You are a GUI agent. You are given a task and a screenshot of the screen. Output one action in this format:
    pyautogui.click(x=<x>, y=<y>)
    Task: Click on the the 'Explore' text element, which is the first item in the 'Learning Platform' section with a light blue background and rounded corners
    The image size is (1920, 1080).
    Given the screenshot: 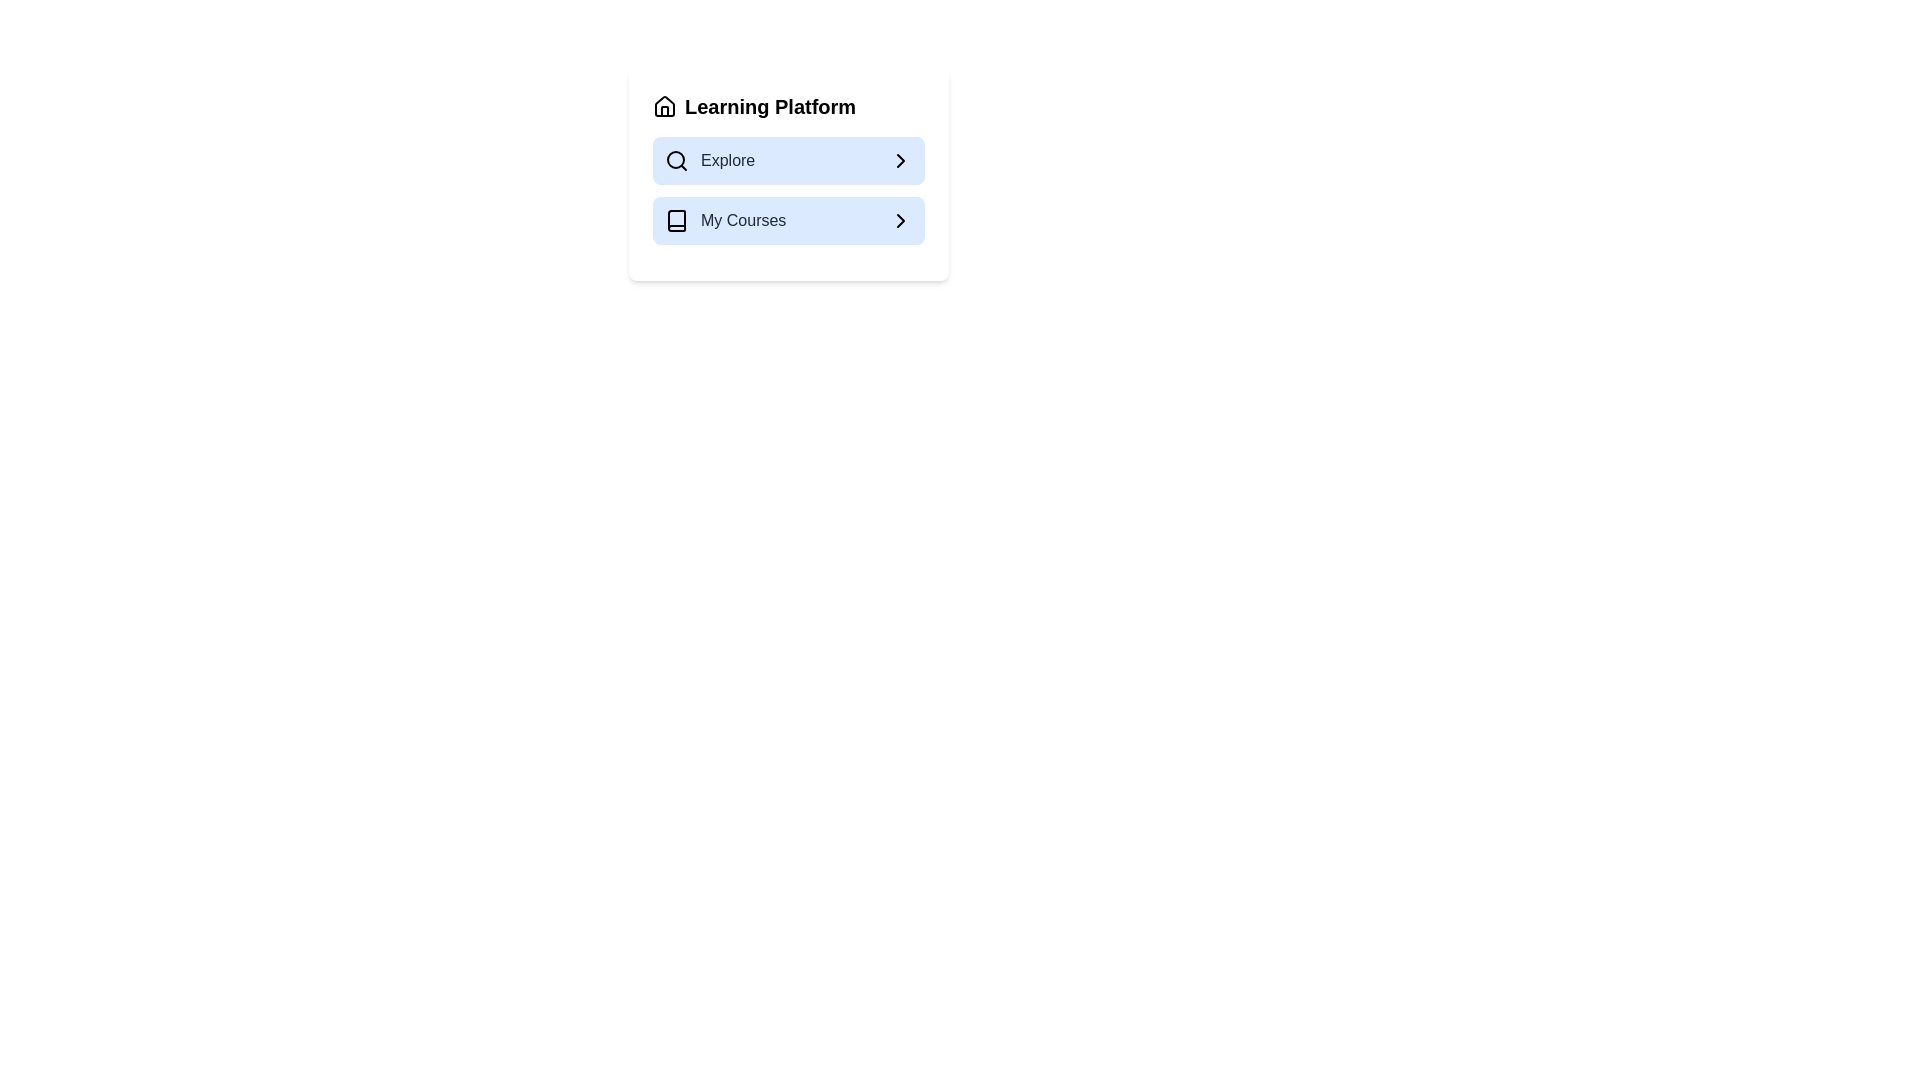 What is the action you would take?
    pyautogui.click(x=710, y=160)
    